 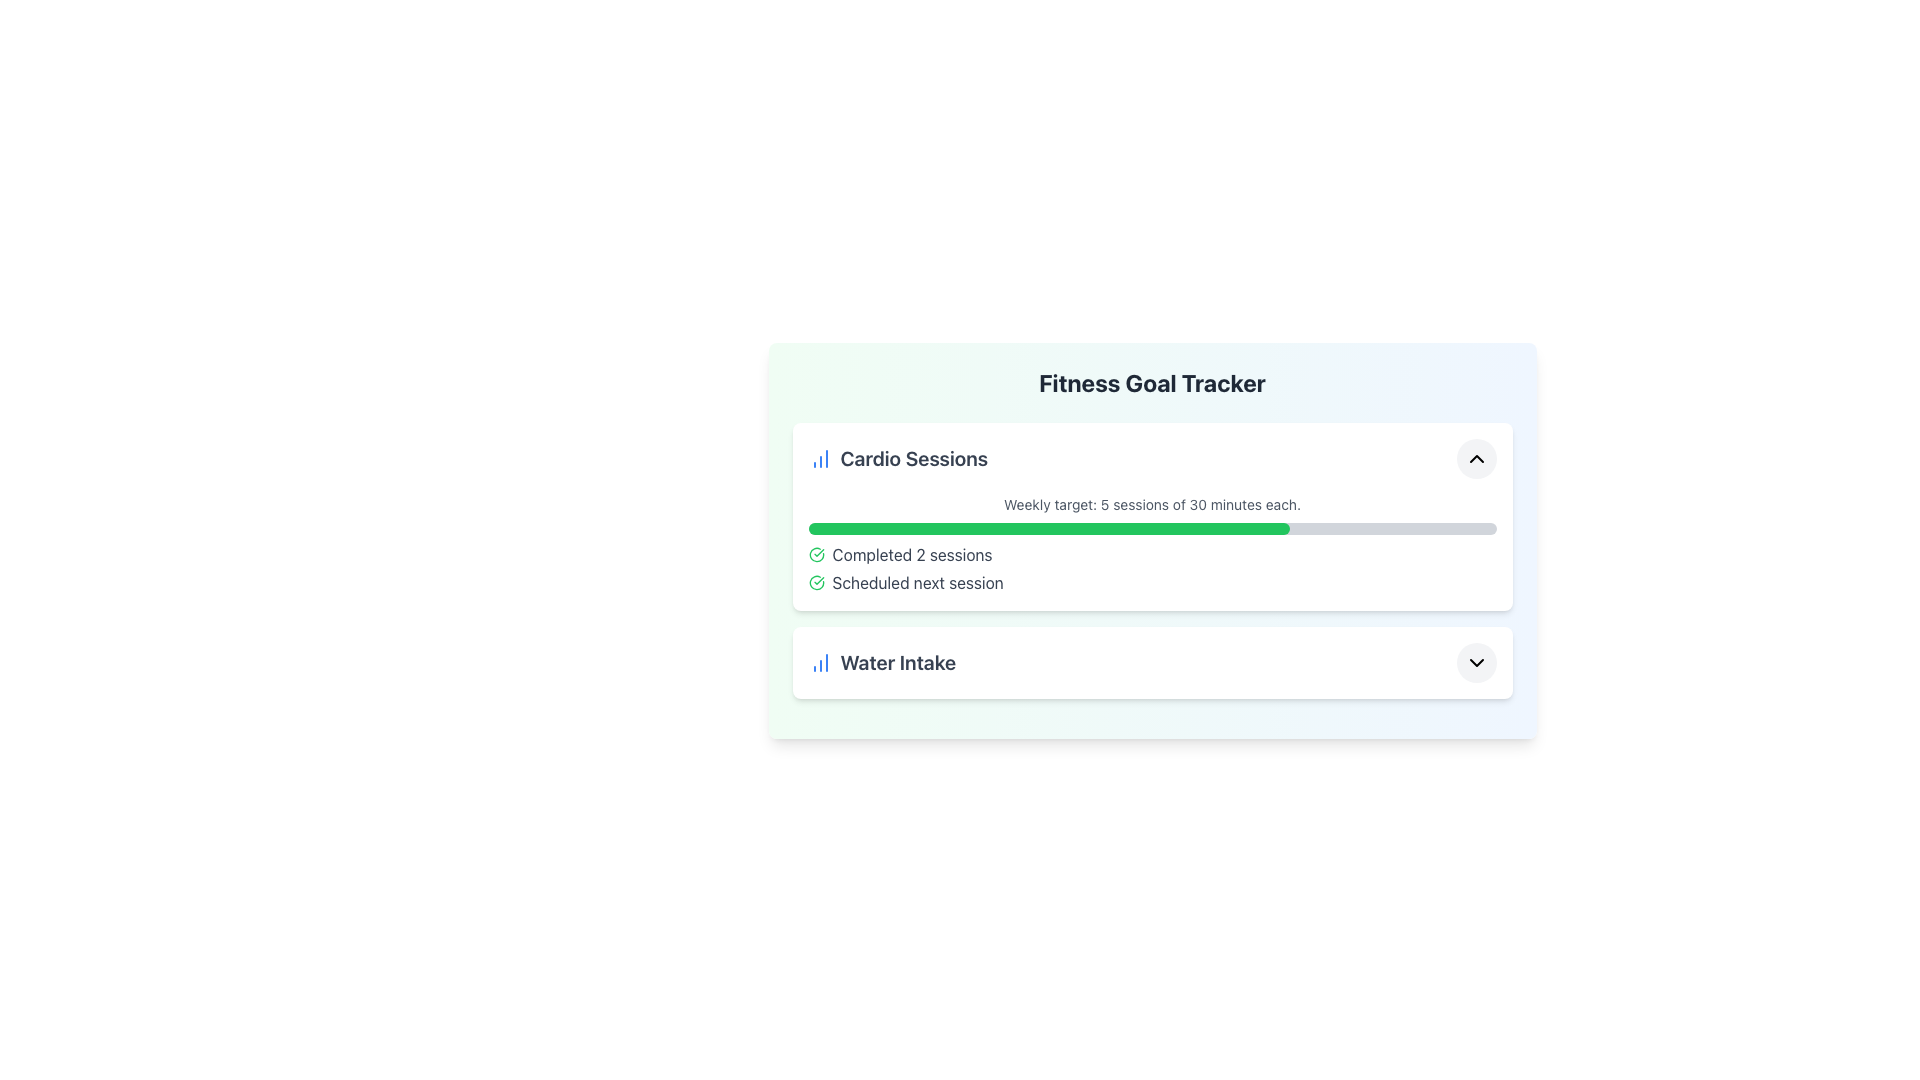 I want to click on the status icon located in the 'Scheduled next session' row of the 'Cardio Sessions' section, which is the leftmost component in that row, before the text label, so click(x=816, y=582).